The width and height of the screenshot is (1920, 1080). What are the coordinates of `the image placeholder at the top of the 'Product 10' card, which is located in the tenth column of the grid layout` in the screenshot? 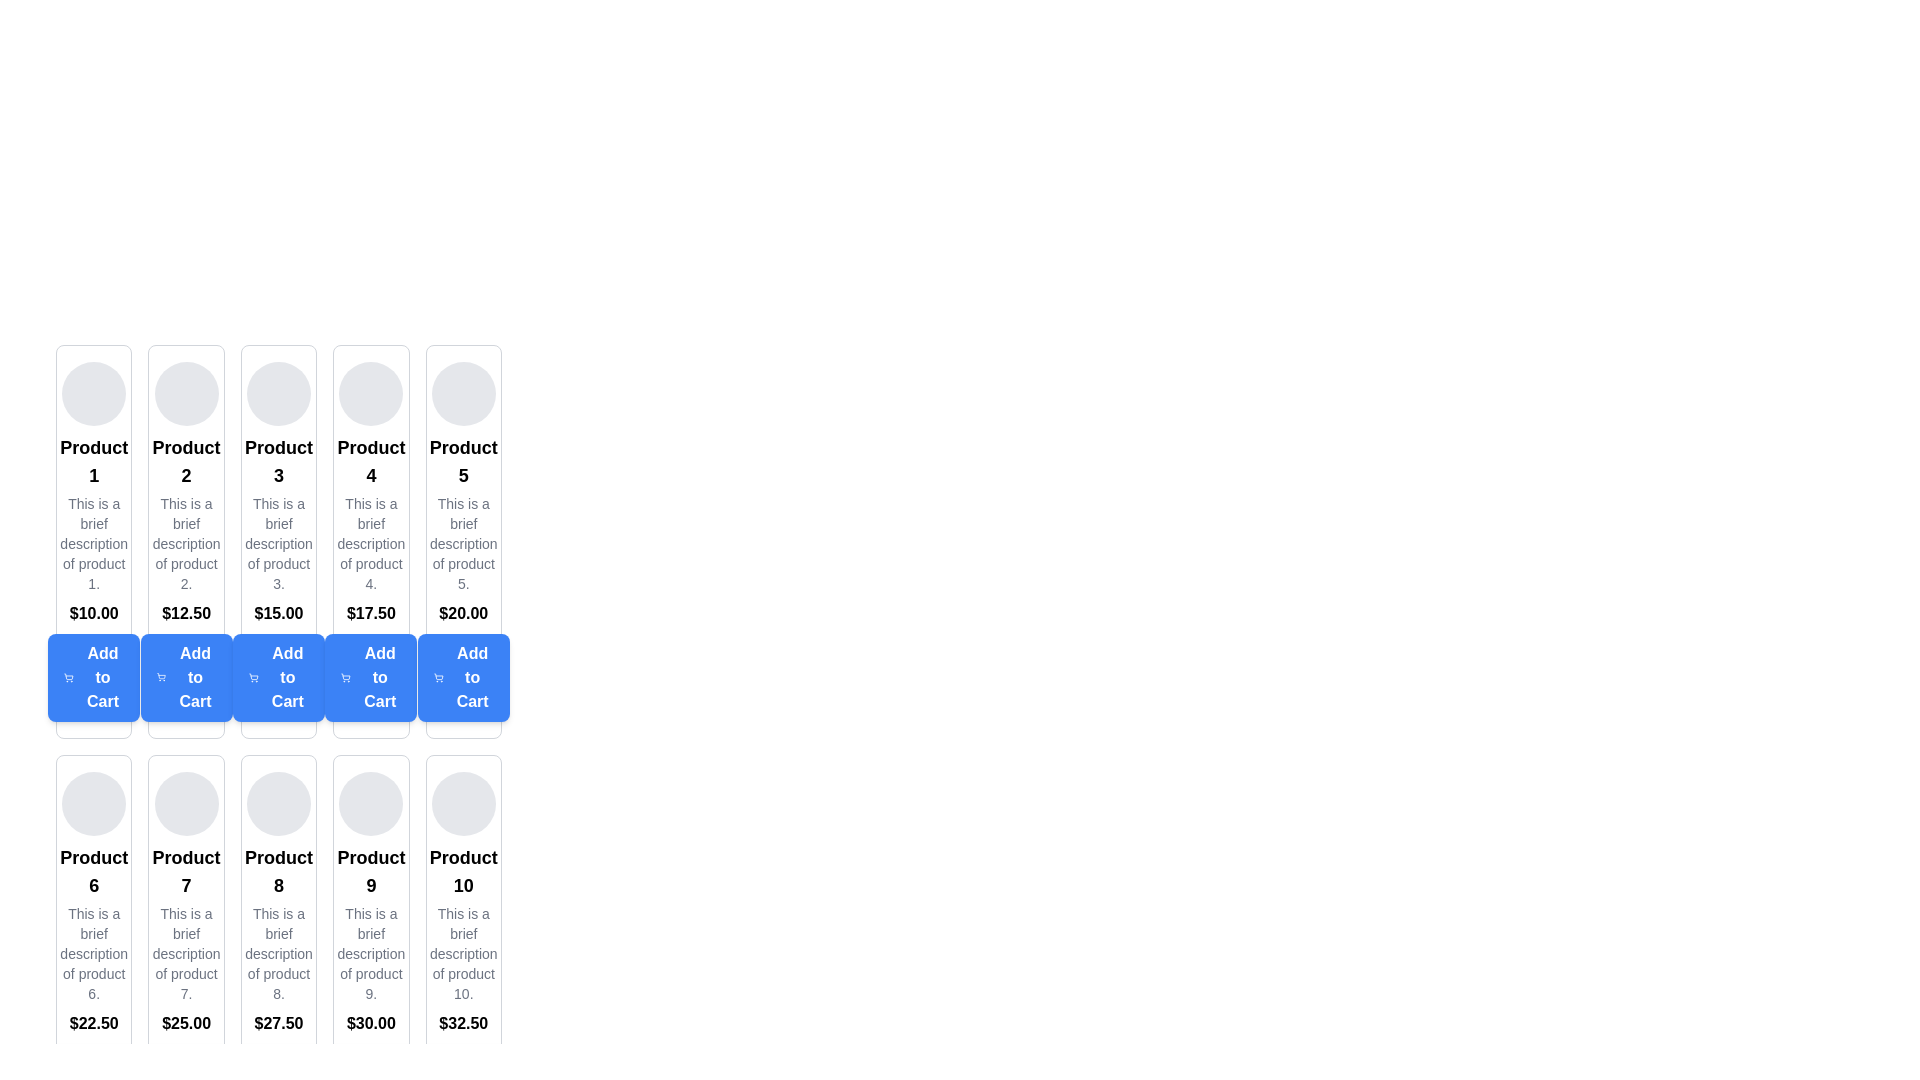 It's located at (462, 802).